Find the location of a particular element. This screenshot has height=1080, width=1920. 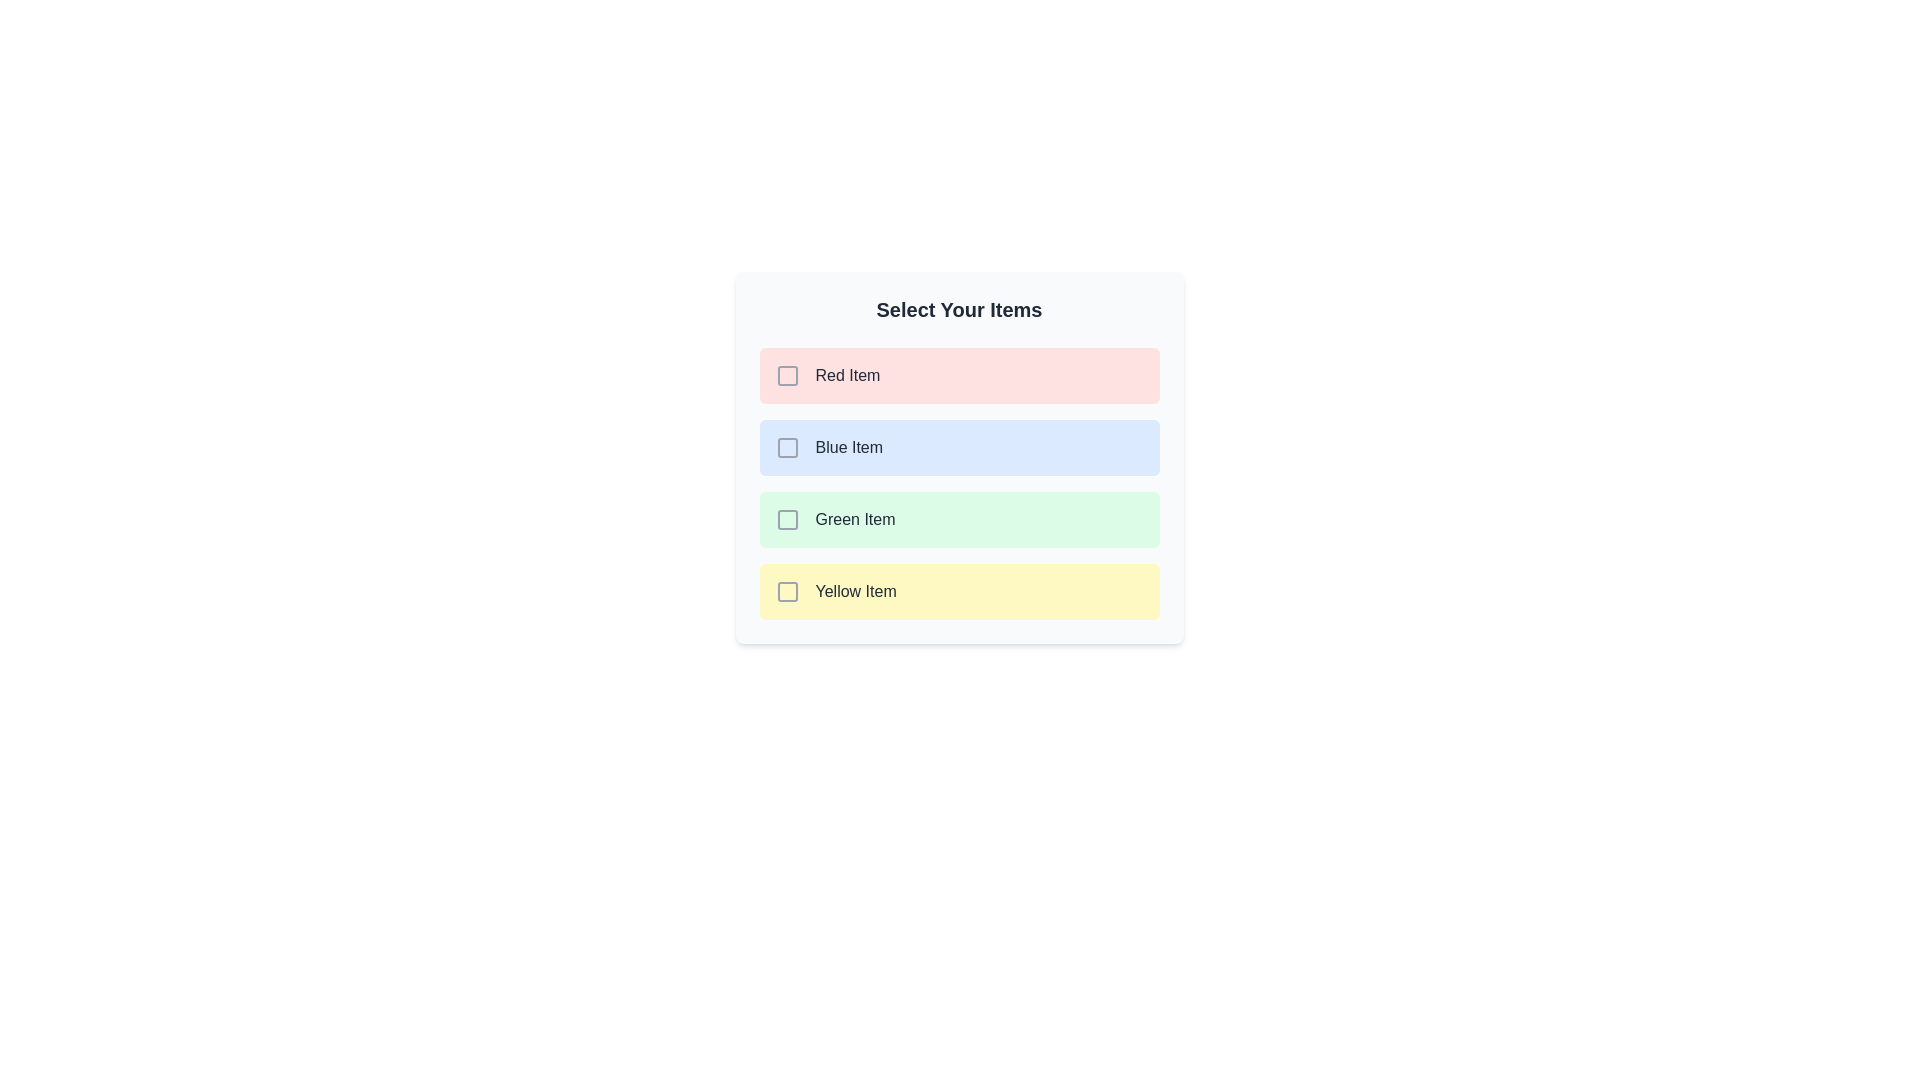

the item Yellow Item to observe its hover effect is located at coordinates (958, 590).